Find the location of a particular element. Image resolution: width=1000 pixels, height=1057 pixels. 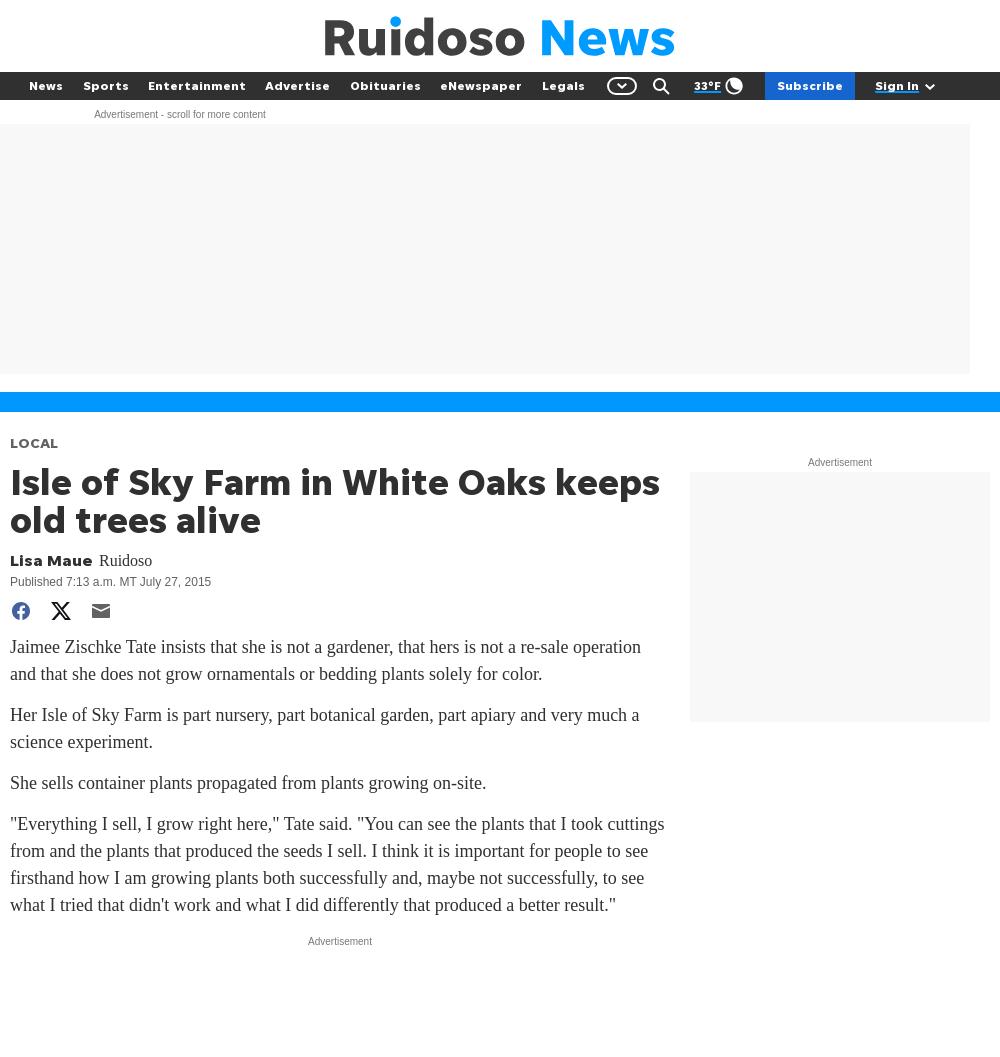

'Isle of Sky Farm in White Oaks keeps old trees alive' is located at coordinates (334, 499).